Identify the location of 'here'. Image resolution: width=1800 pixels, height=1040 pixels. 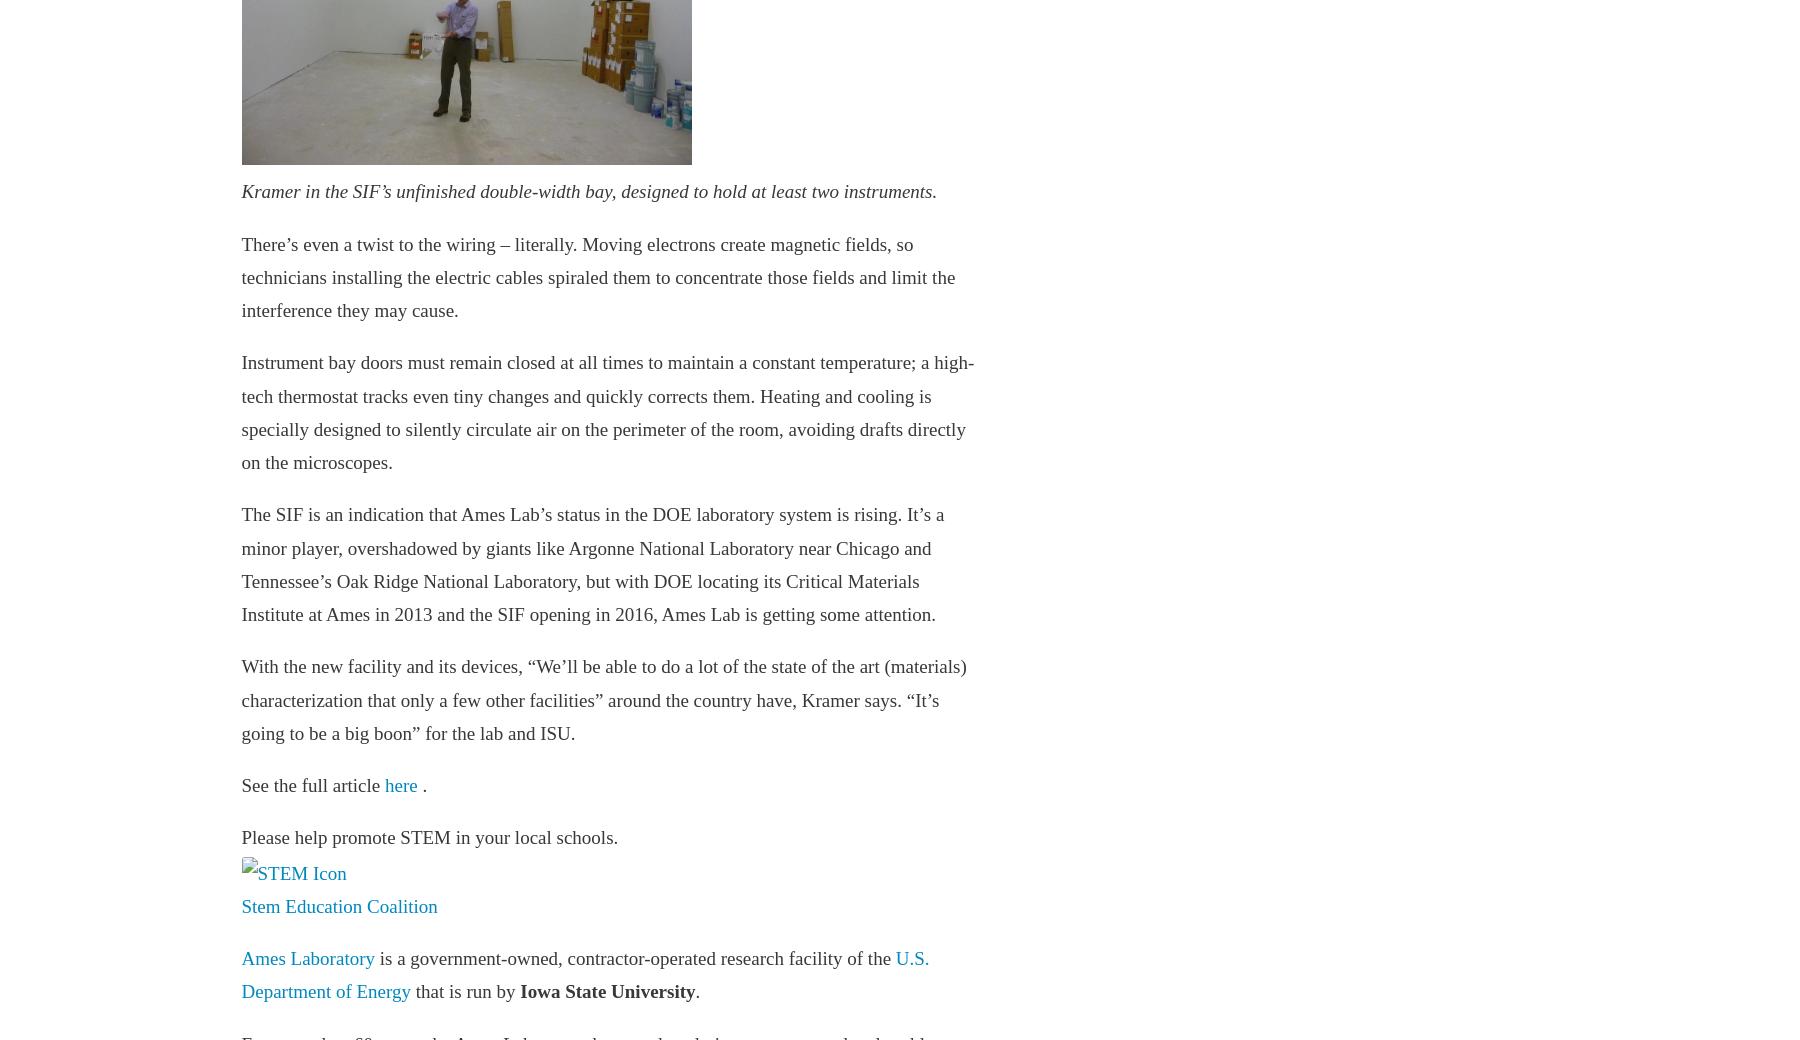
(401, 784).